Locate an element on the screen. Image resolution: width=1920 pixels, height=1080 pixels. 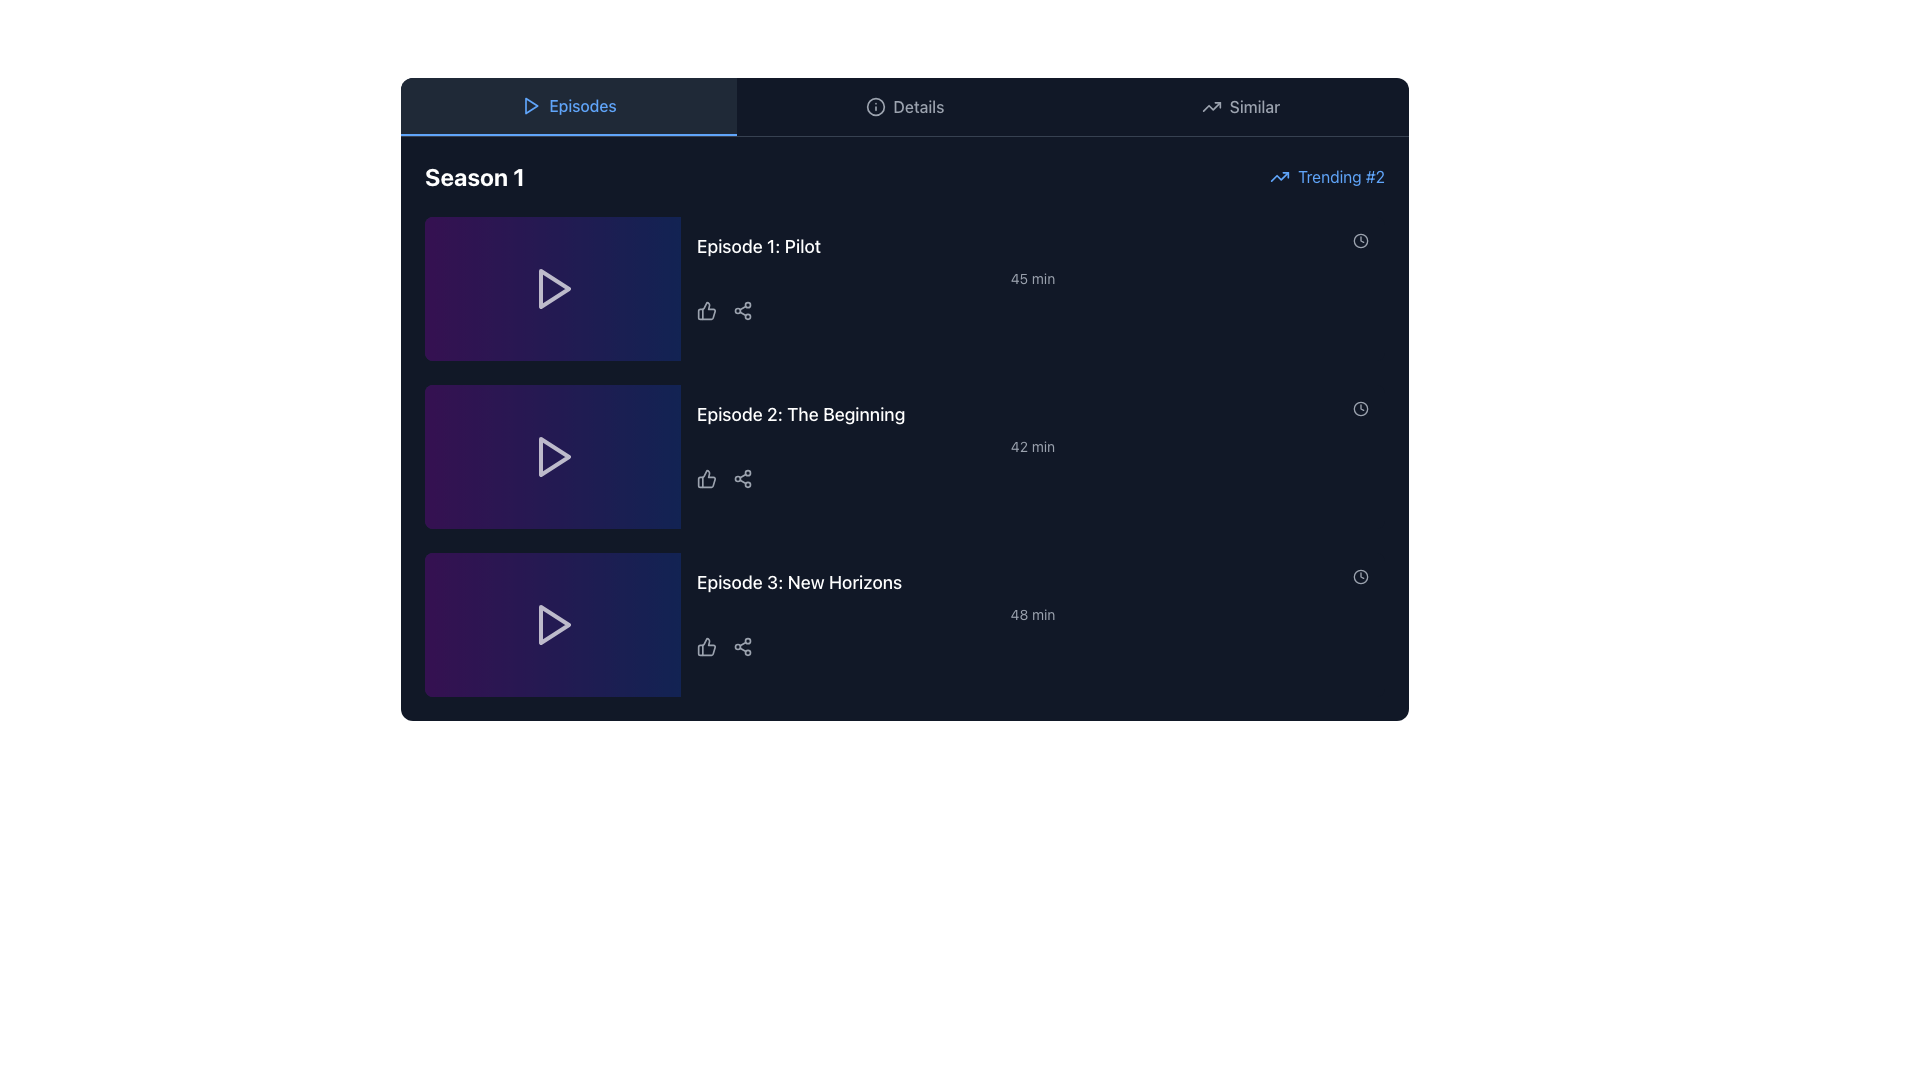
the triangular play icon associated with 'Episode 2: The Beginning' is located at coordinates (555, 456).